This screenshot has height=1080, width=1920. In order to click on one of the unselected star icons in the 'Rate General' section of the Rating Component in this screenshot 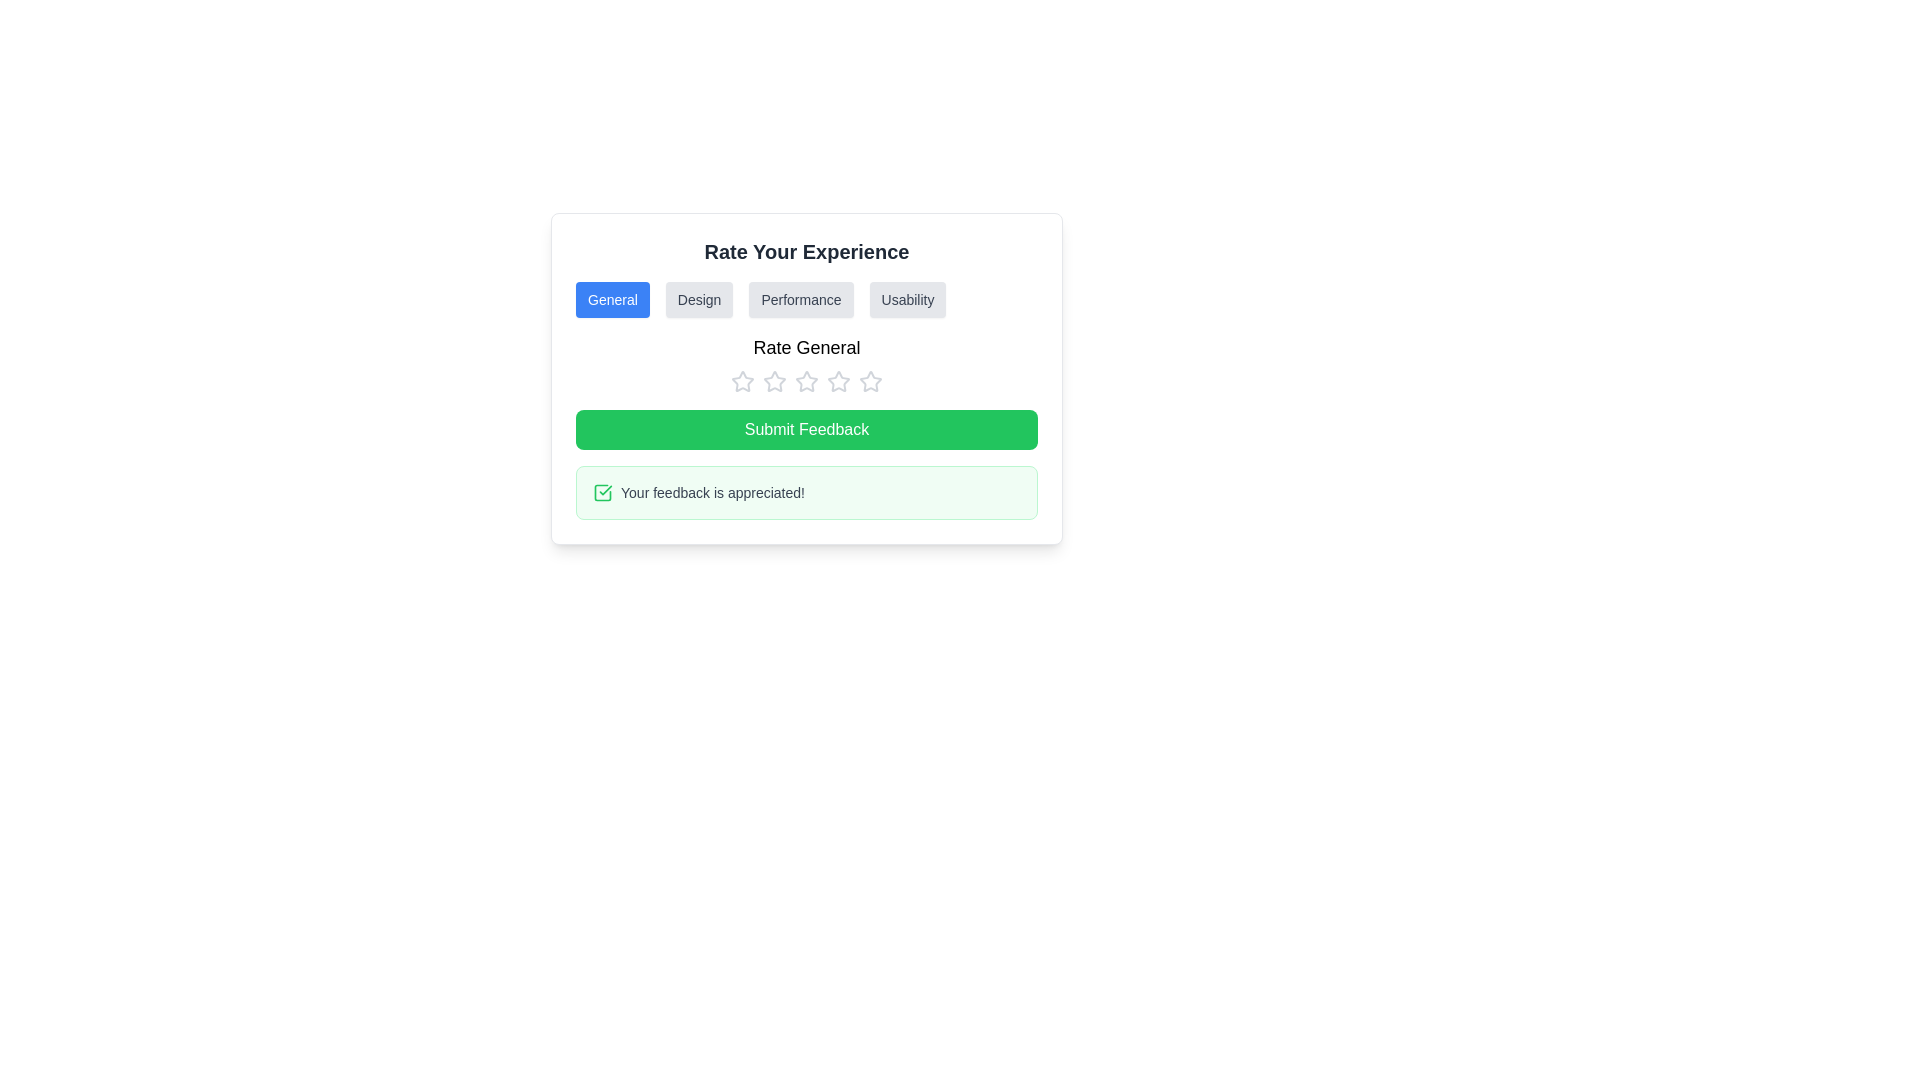, I will do `click(806, 363)`.